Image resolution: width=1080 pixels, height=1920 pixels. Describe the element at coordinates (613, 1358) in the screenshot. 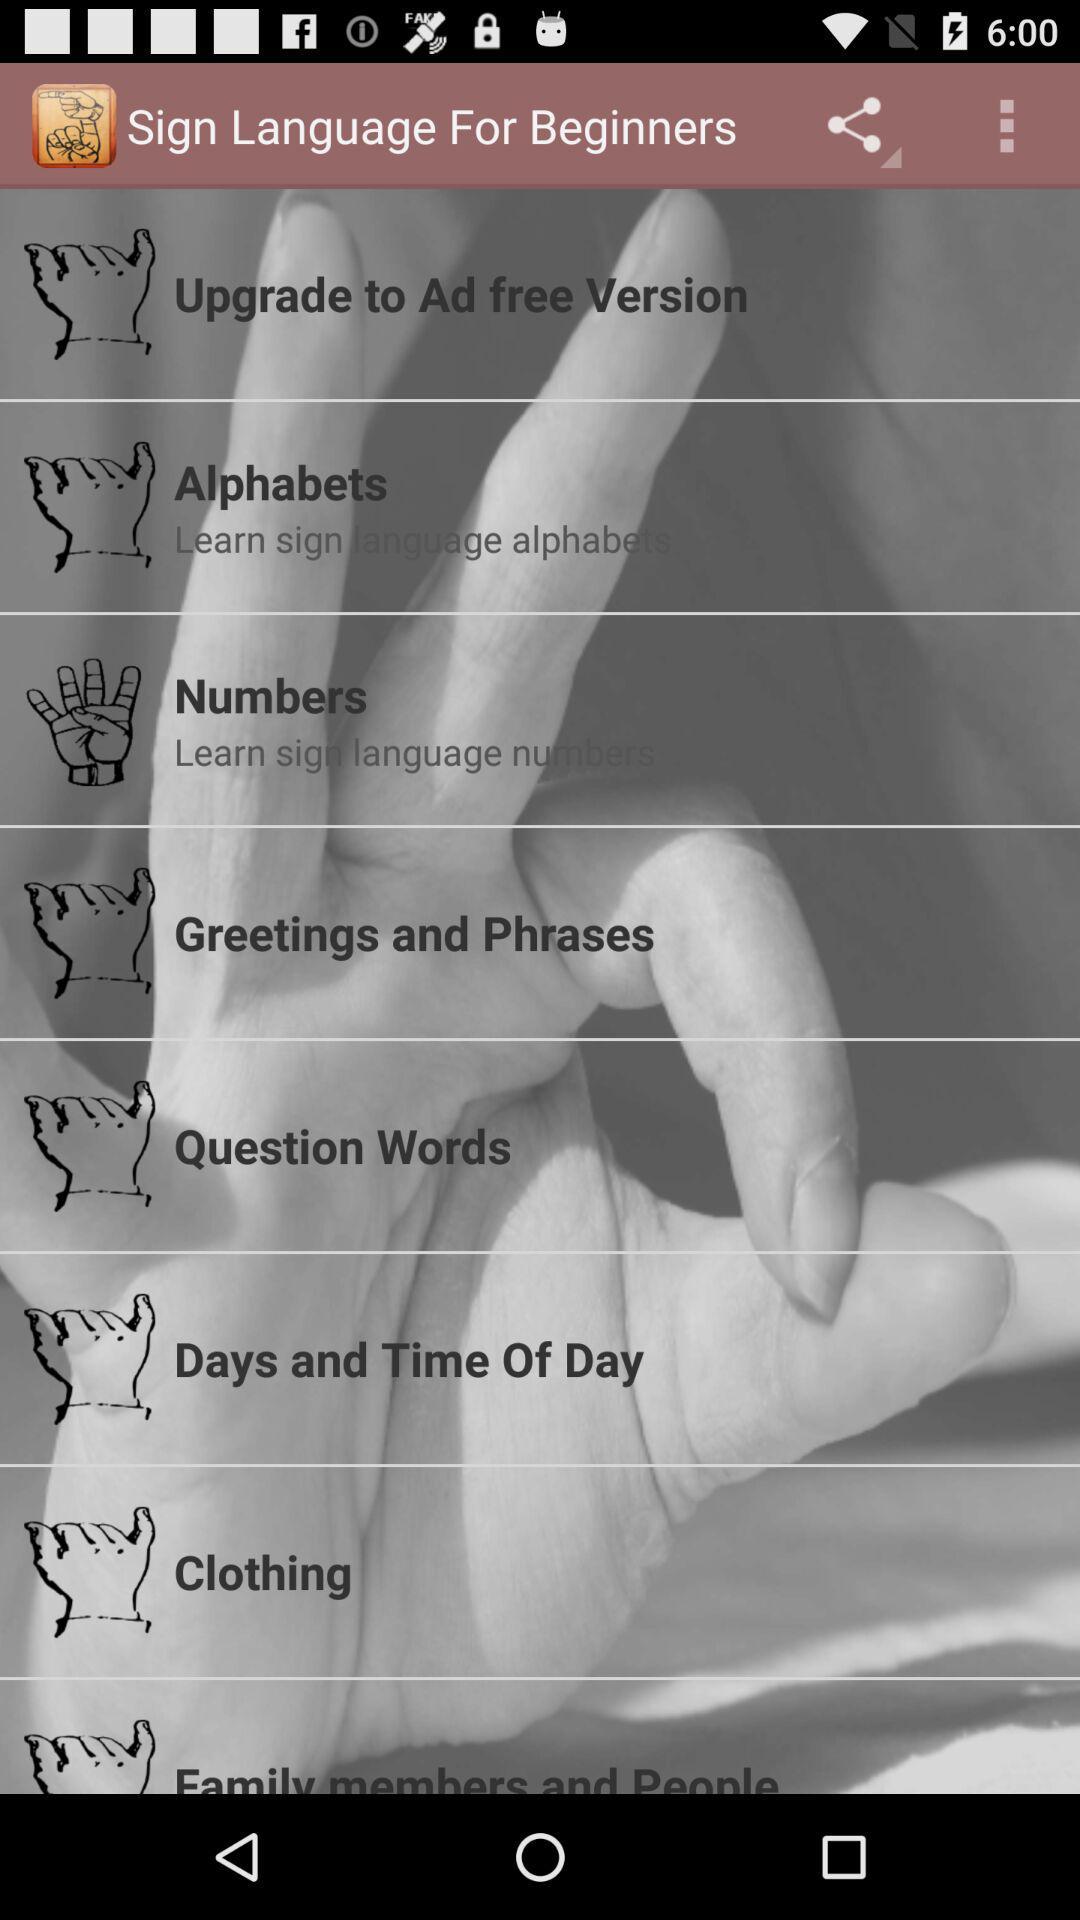

I see `the icon above clothing` at that location.